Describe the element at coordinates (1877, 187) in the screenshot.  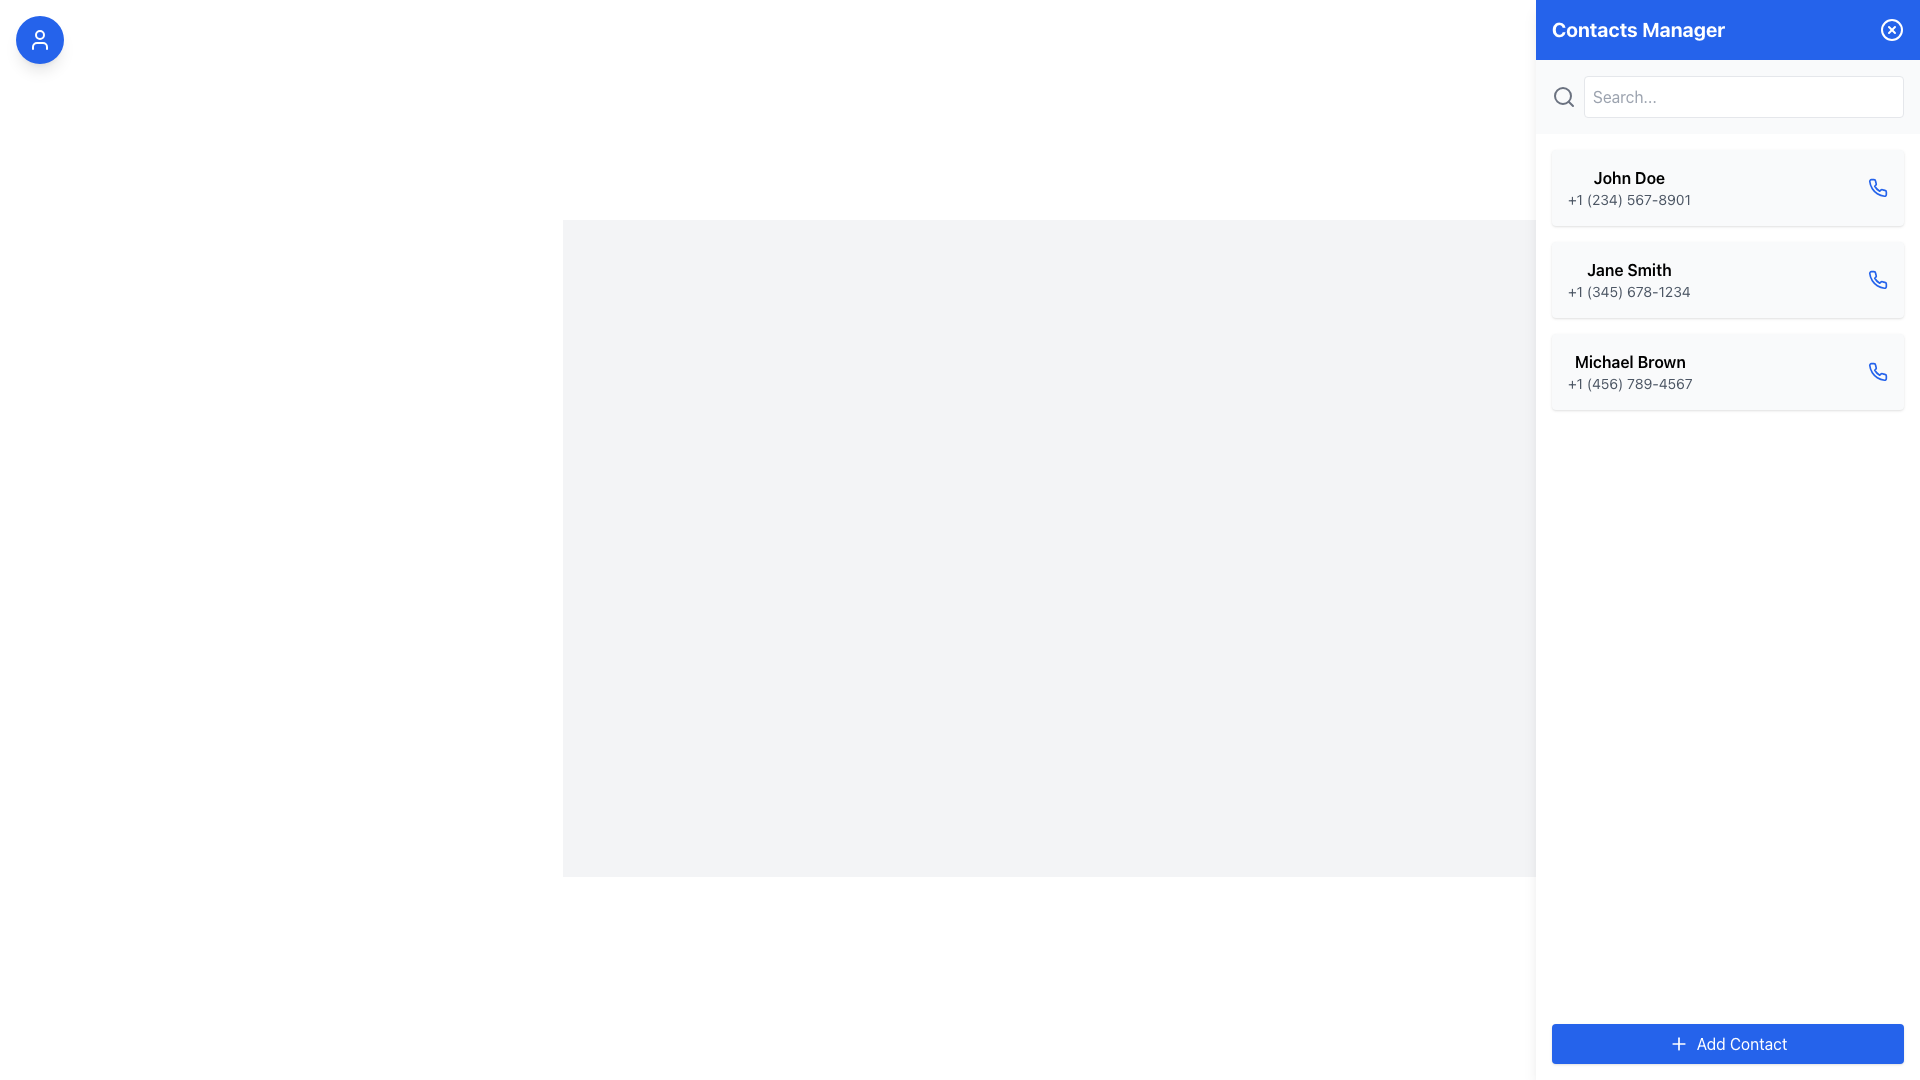
I see `the phone icon located in the right panel, below the icon for 'John Doe' and above the icon for 'Michael Brown', to initiate a call` at that location.